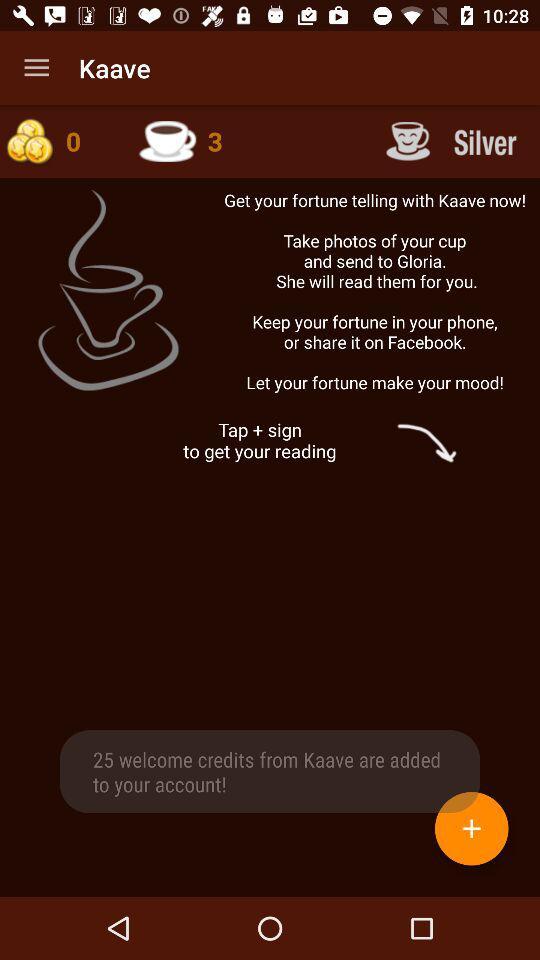 The height and width of the screenshot is (960, 540). What do you see at coordinates (471, 828) in the screenshot?
I see `new` at bounding box center [471, 828].